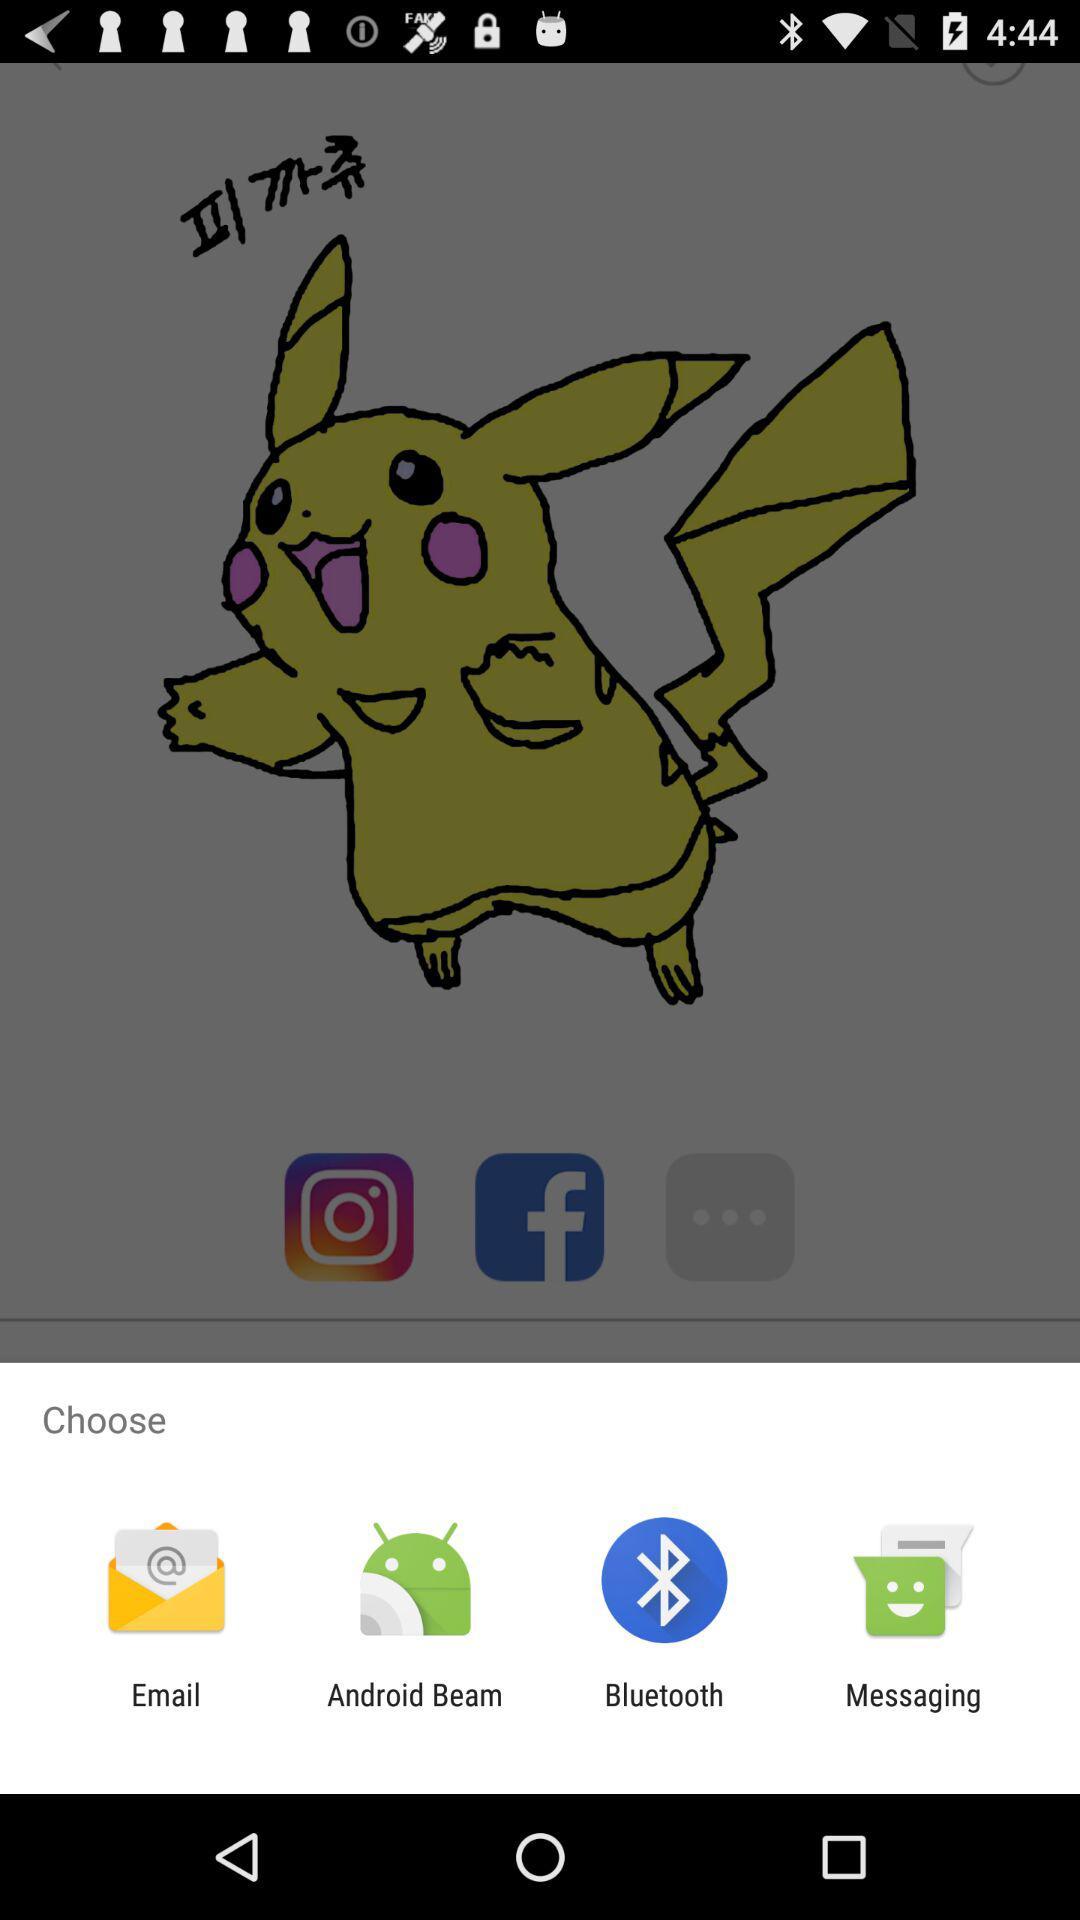  Describe the element at coordinates (414, 1711) in the screenshot. I see `the icon to the right of the email item` at that location.